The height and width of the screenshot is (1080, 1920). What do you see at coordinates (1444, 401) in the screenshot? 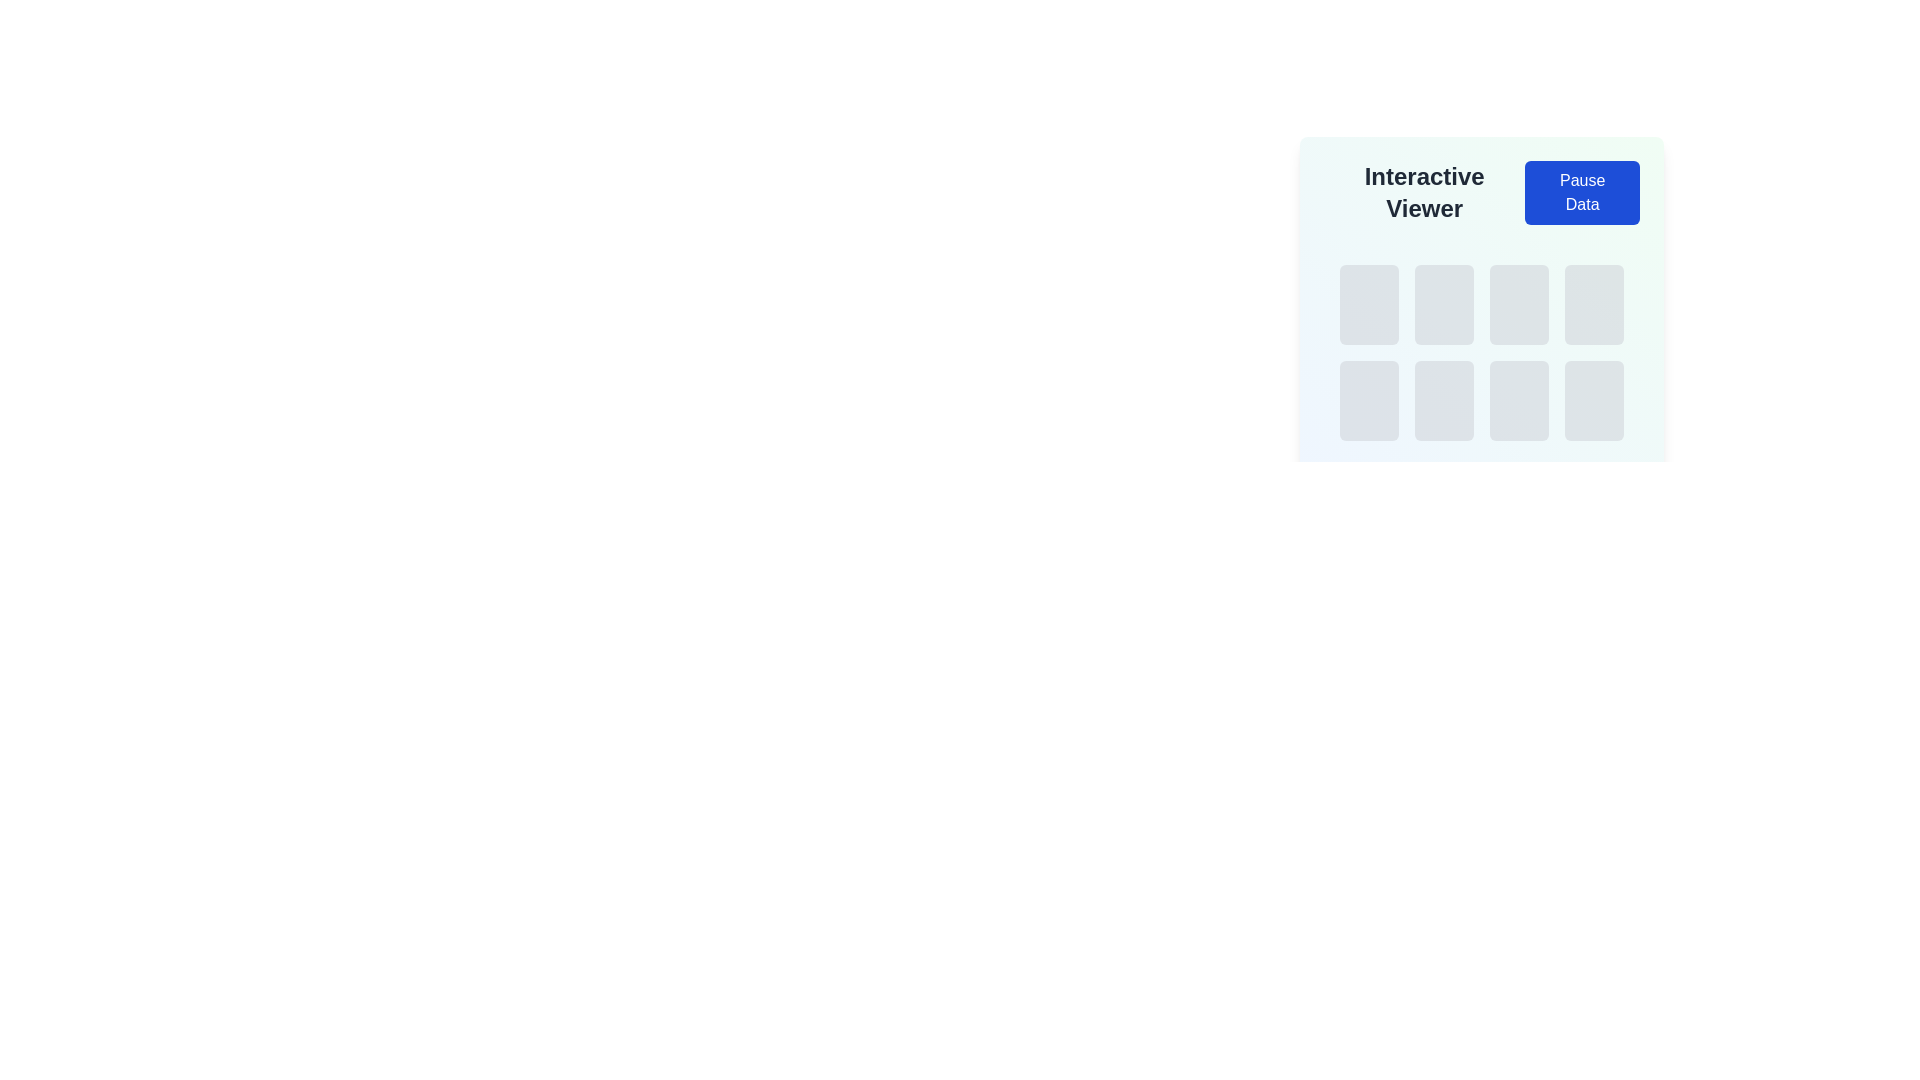
I see `the Animation placeholder or skeleton loader, which is a rectangular component with rounded edges, solid gray color, and a pulsing animation effect, located in the second row, second column of a grid layout` at bounding box center [1444, 401].